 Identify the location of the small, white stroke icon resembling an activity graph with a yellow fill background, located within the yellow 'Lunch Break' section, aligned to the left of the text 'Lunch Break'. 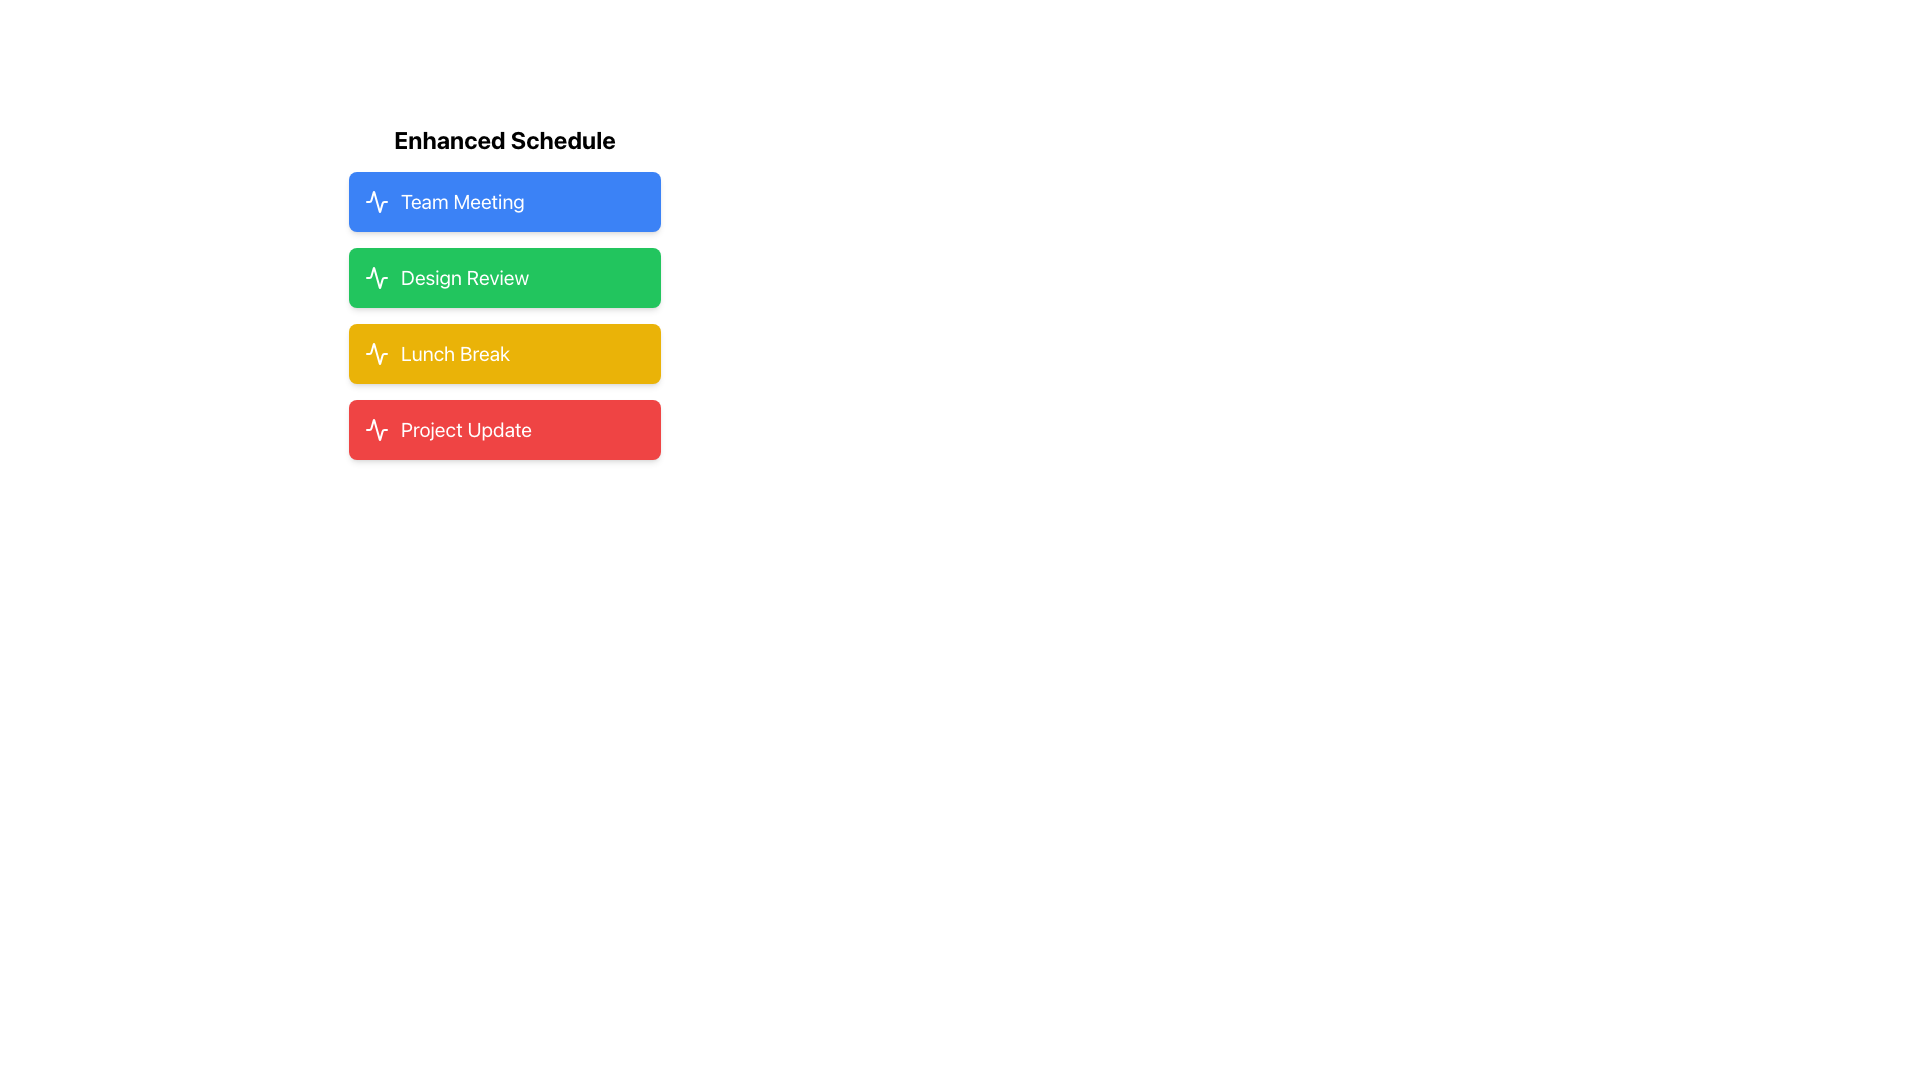
(377, 353).